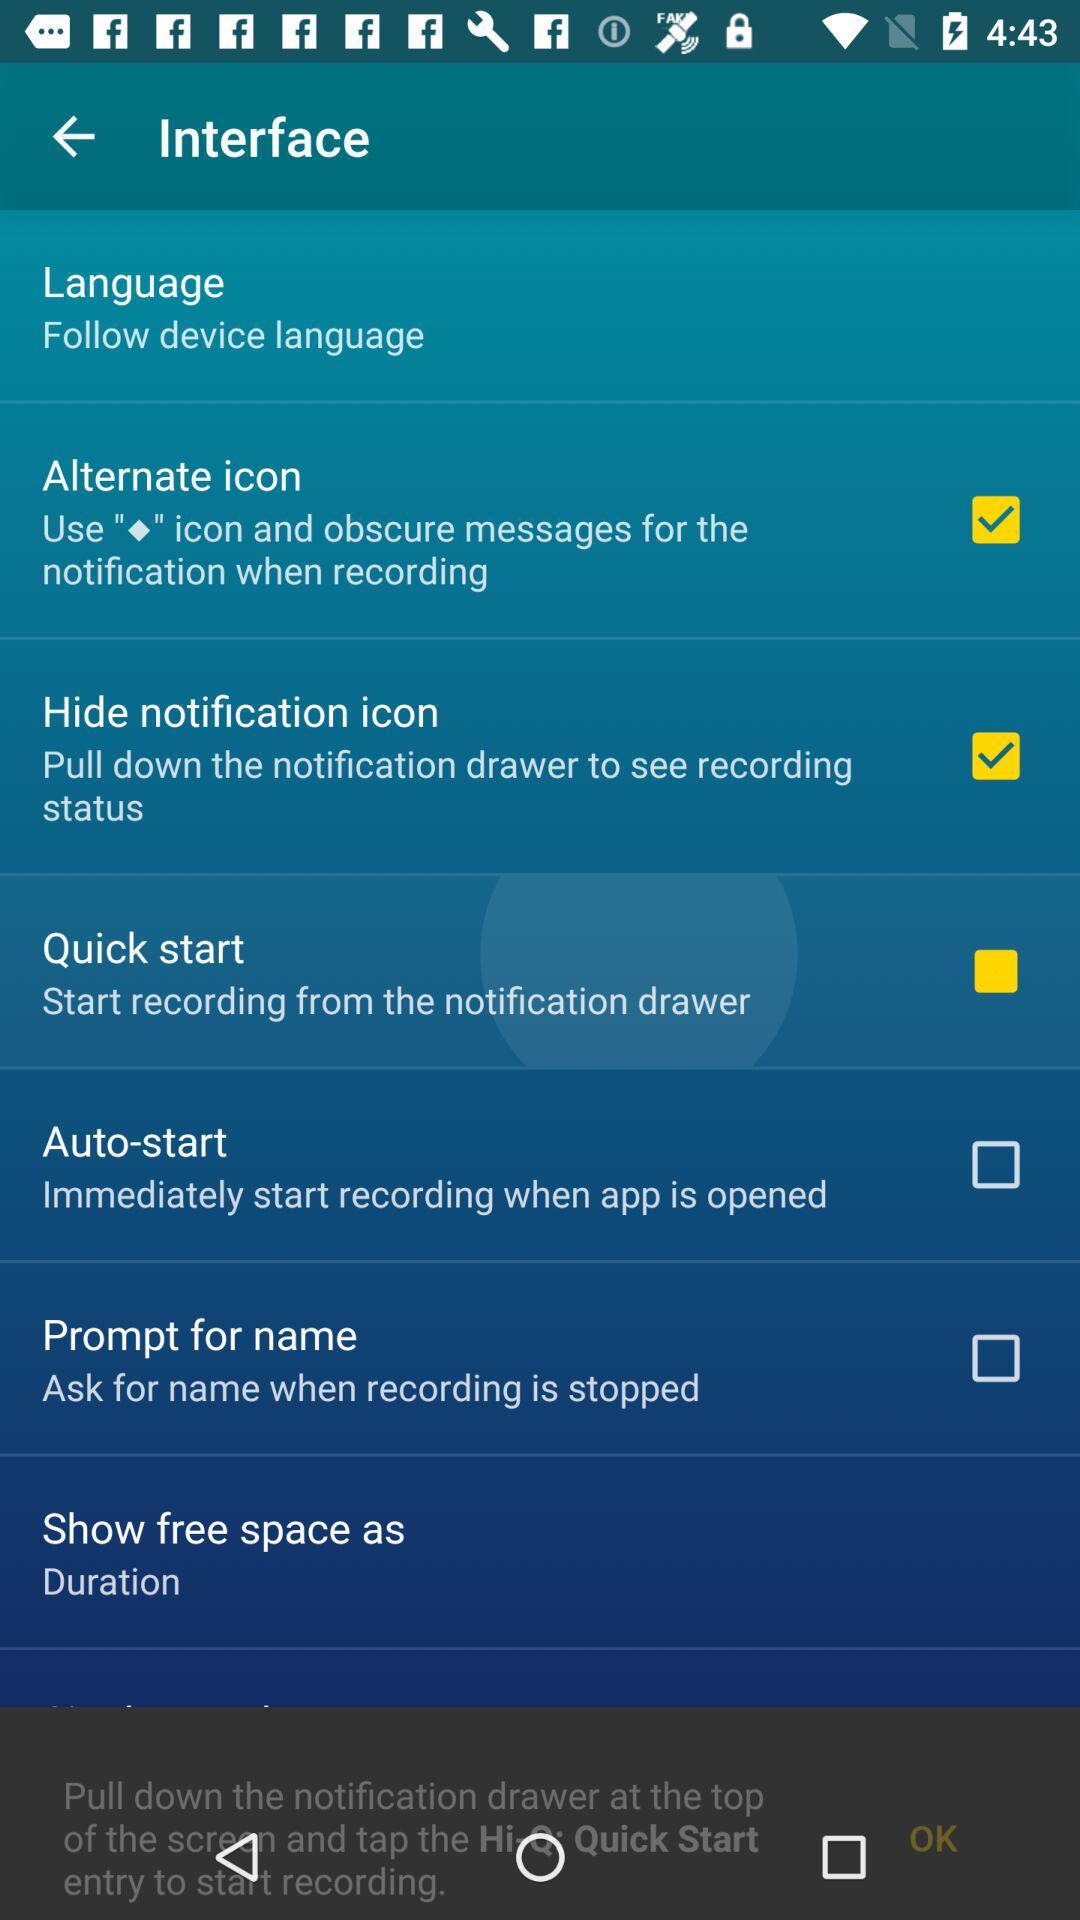  Describe the element at coordinates (111, 1579) in the screenshot. I see `duration` at that location.